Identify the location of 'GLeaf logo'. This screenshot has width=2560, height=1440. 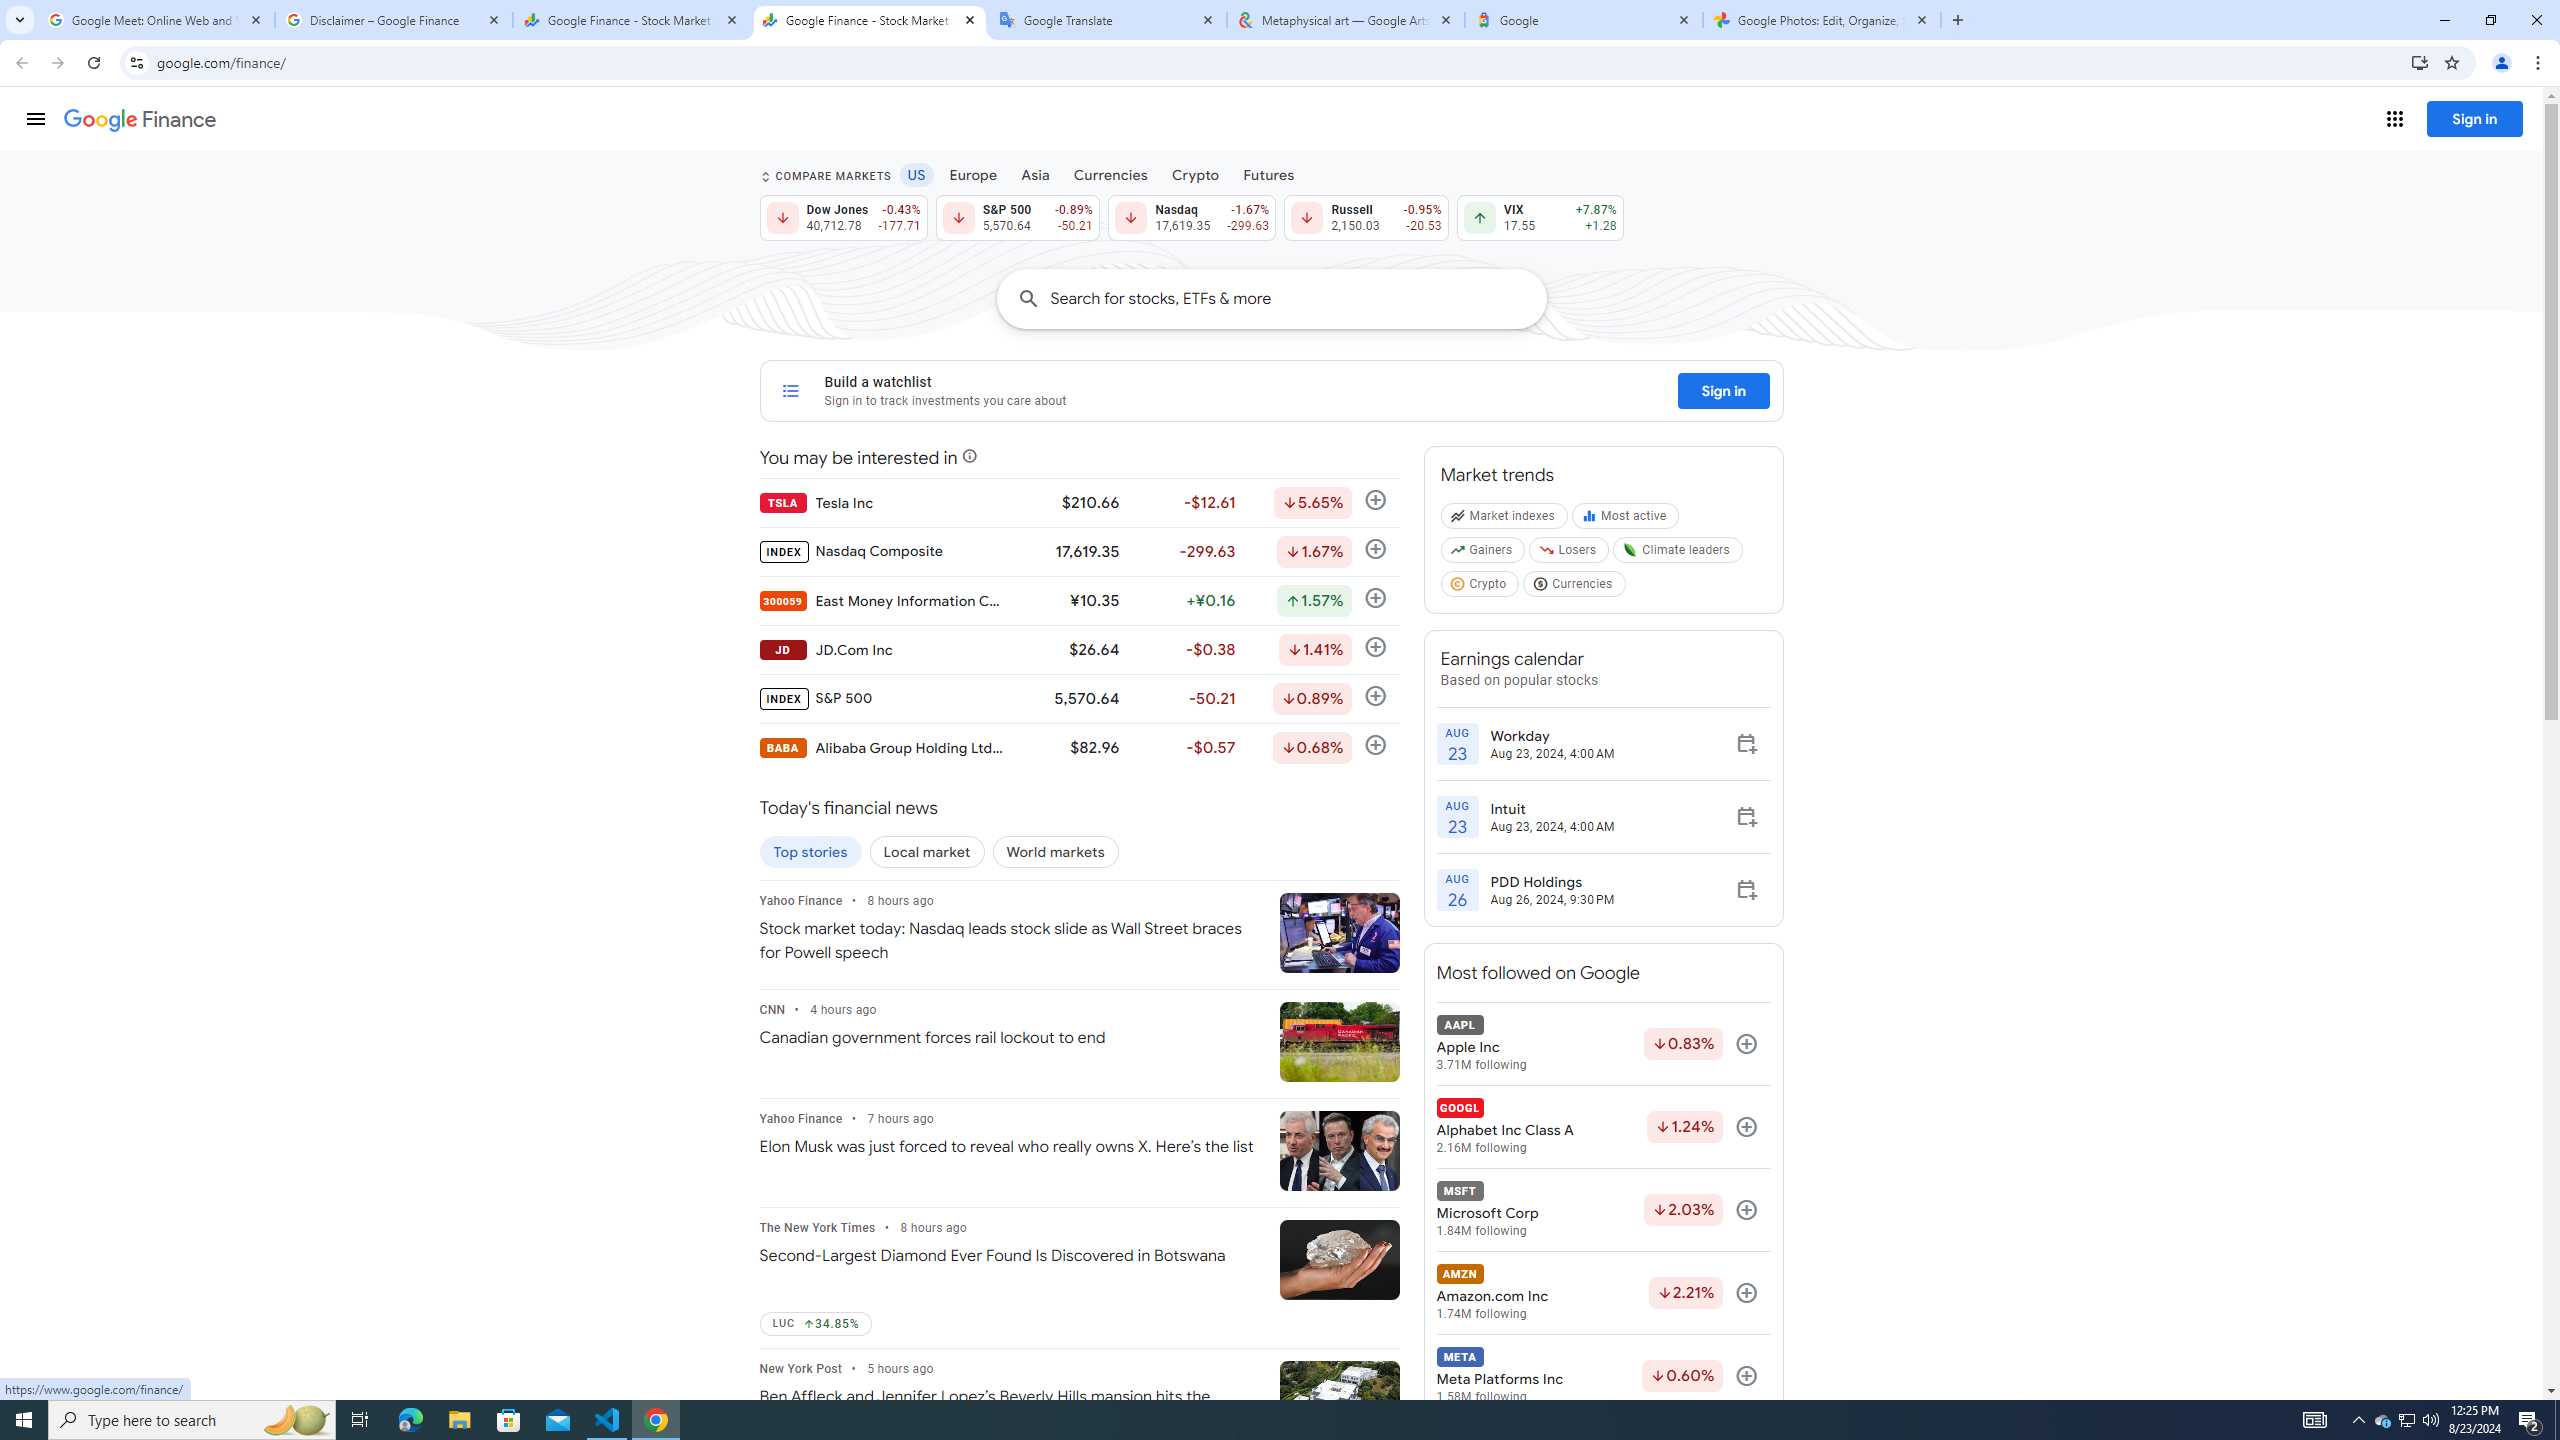
(1630, 549).